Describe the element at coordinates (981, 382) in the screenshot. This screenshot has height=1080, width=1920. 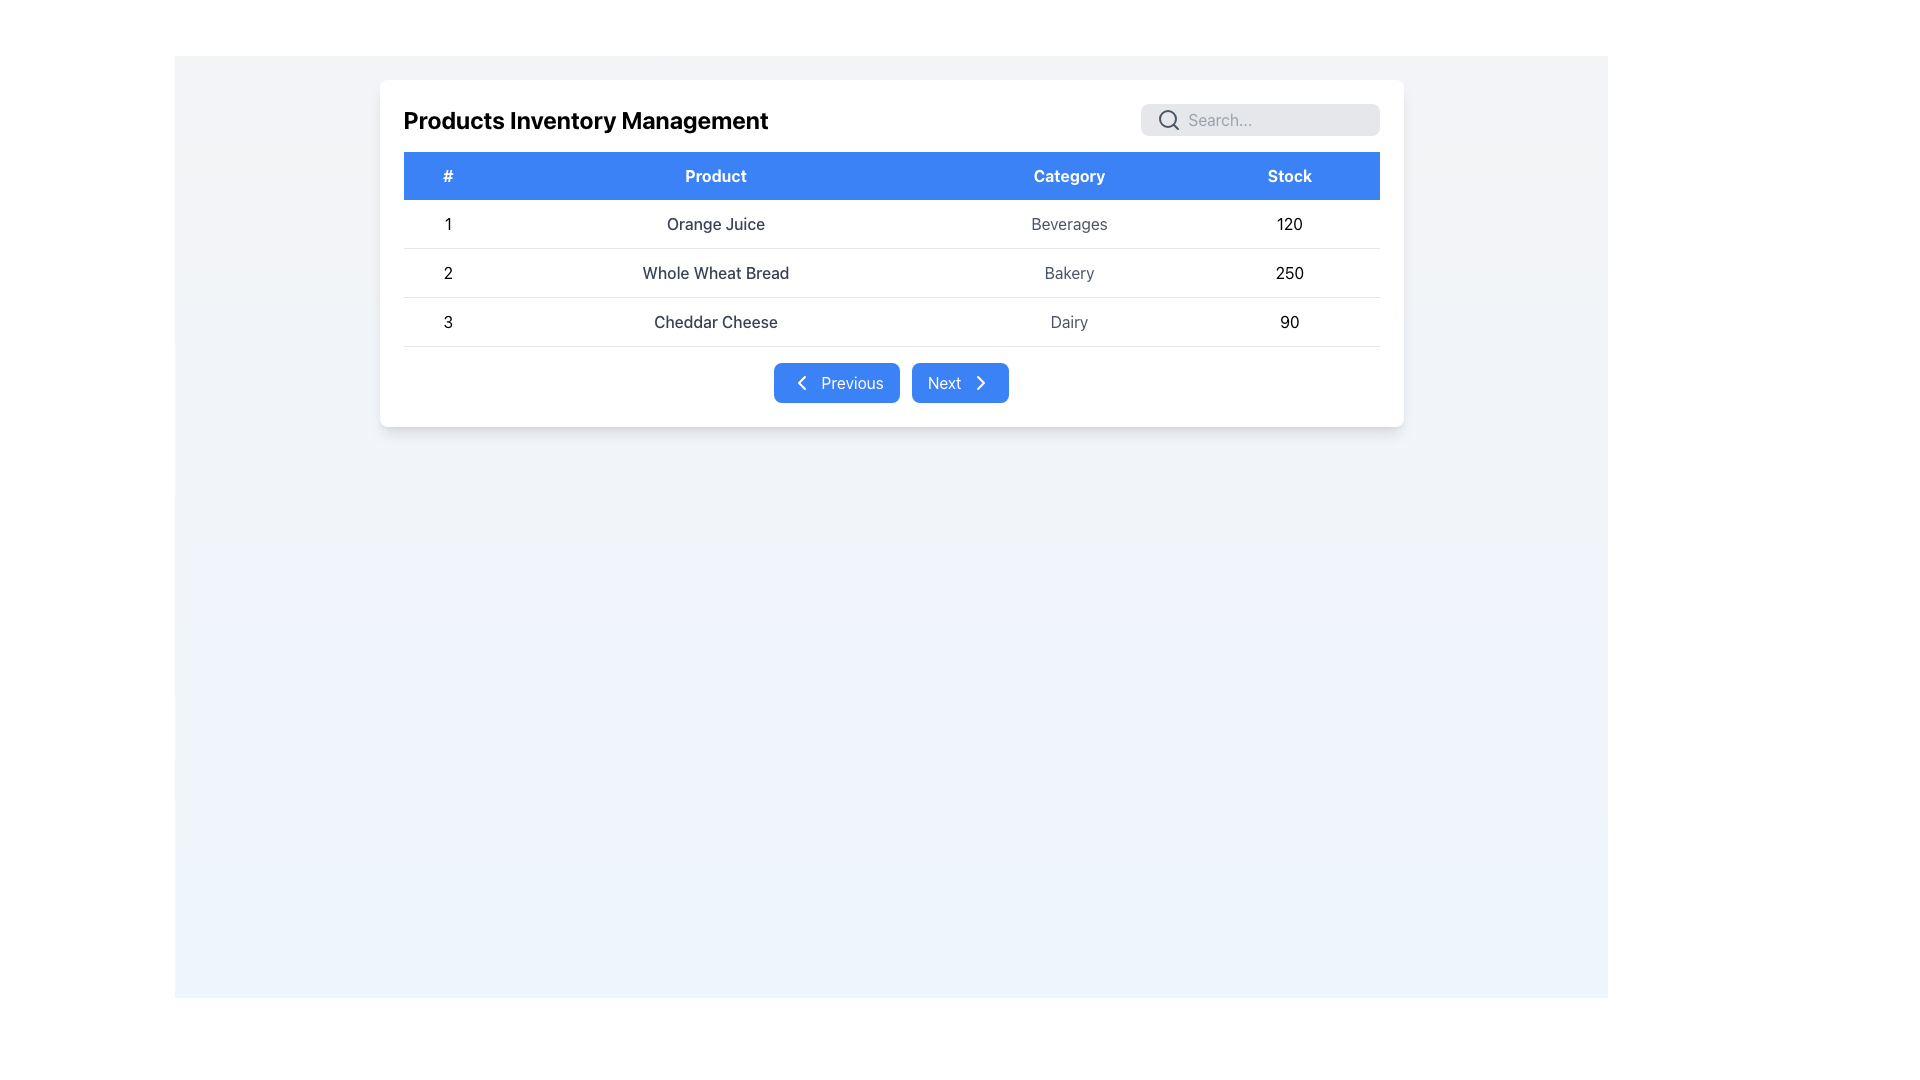
I see `keyboard navigation` at that location.